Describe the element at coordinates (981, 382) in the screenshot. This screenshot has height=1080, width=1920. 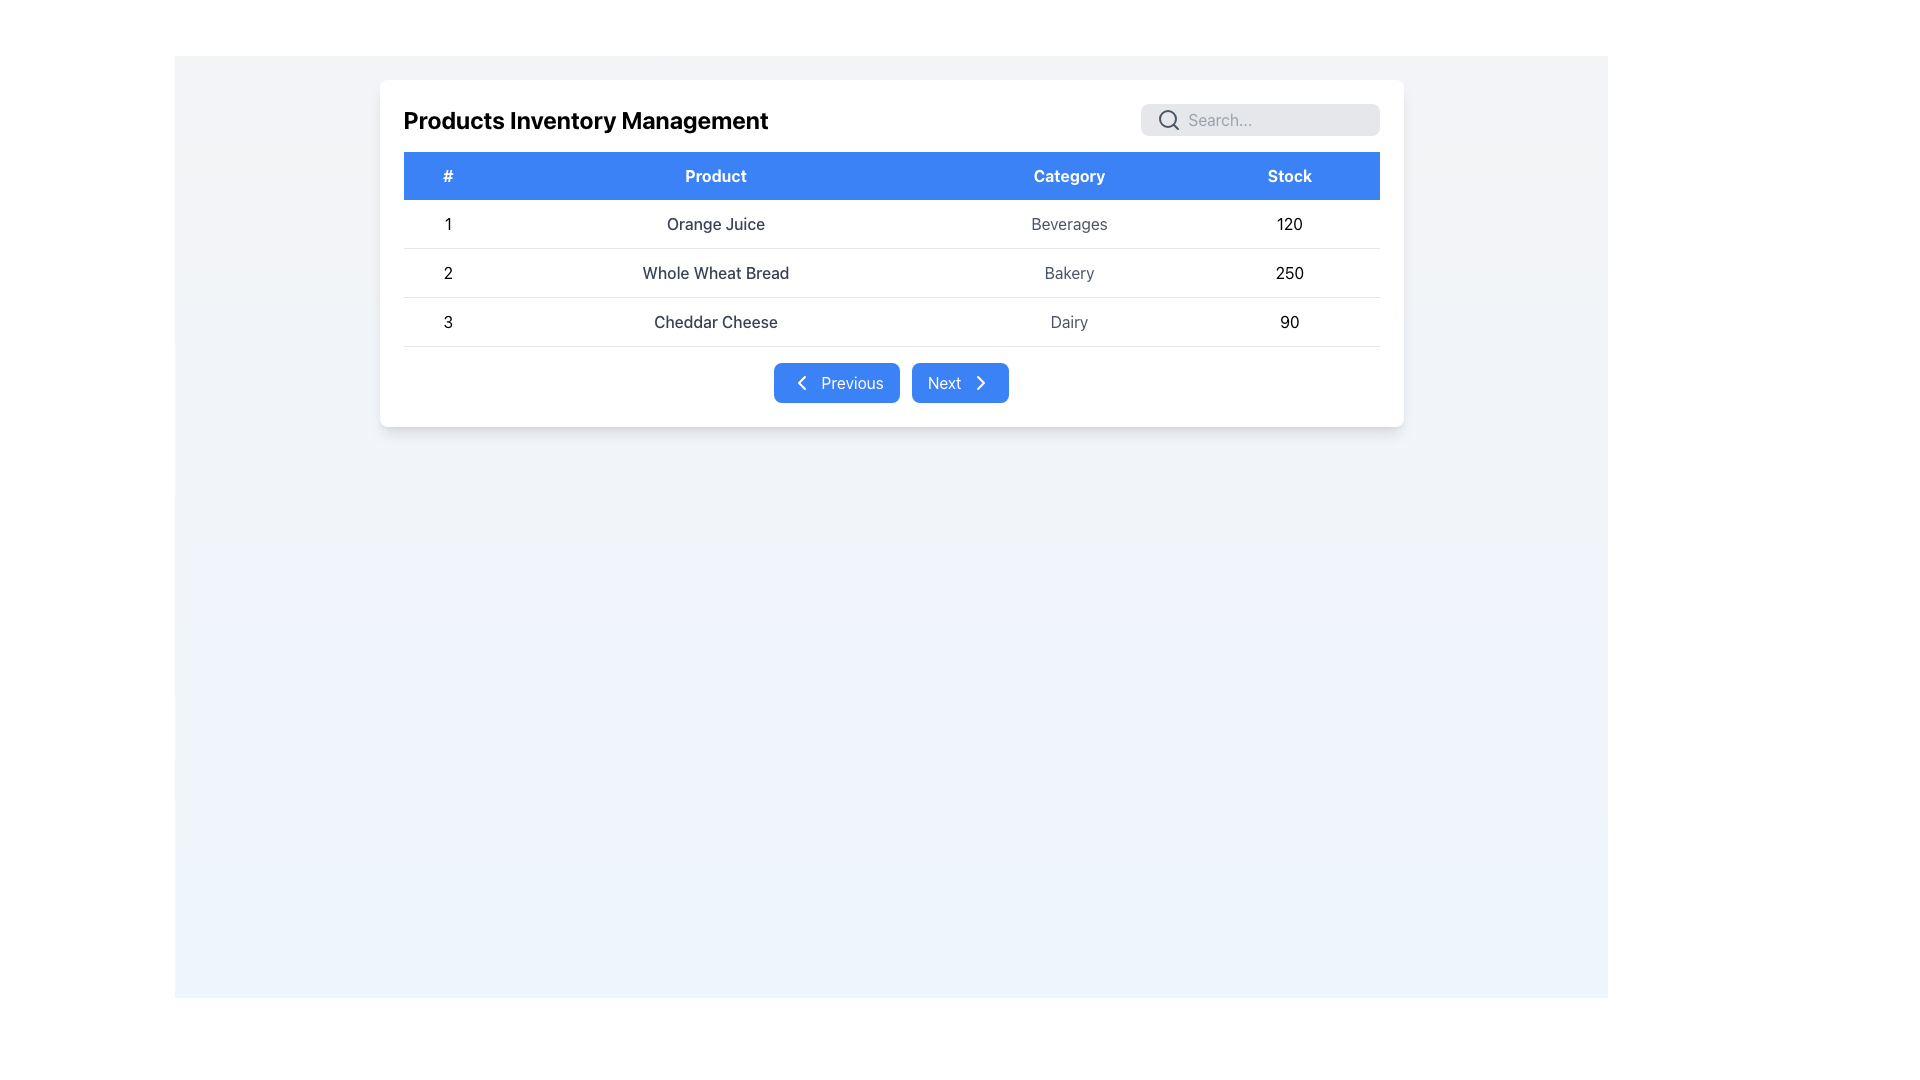
I see `keyboard navigation` at that location.